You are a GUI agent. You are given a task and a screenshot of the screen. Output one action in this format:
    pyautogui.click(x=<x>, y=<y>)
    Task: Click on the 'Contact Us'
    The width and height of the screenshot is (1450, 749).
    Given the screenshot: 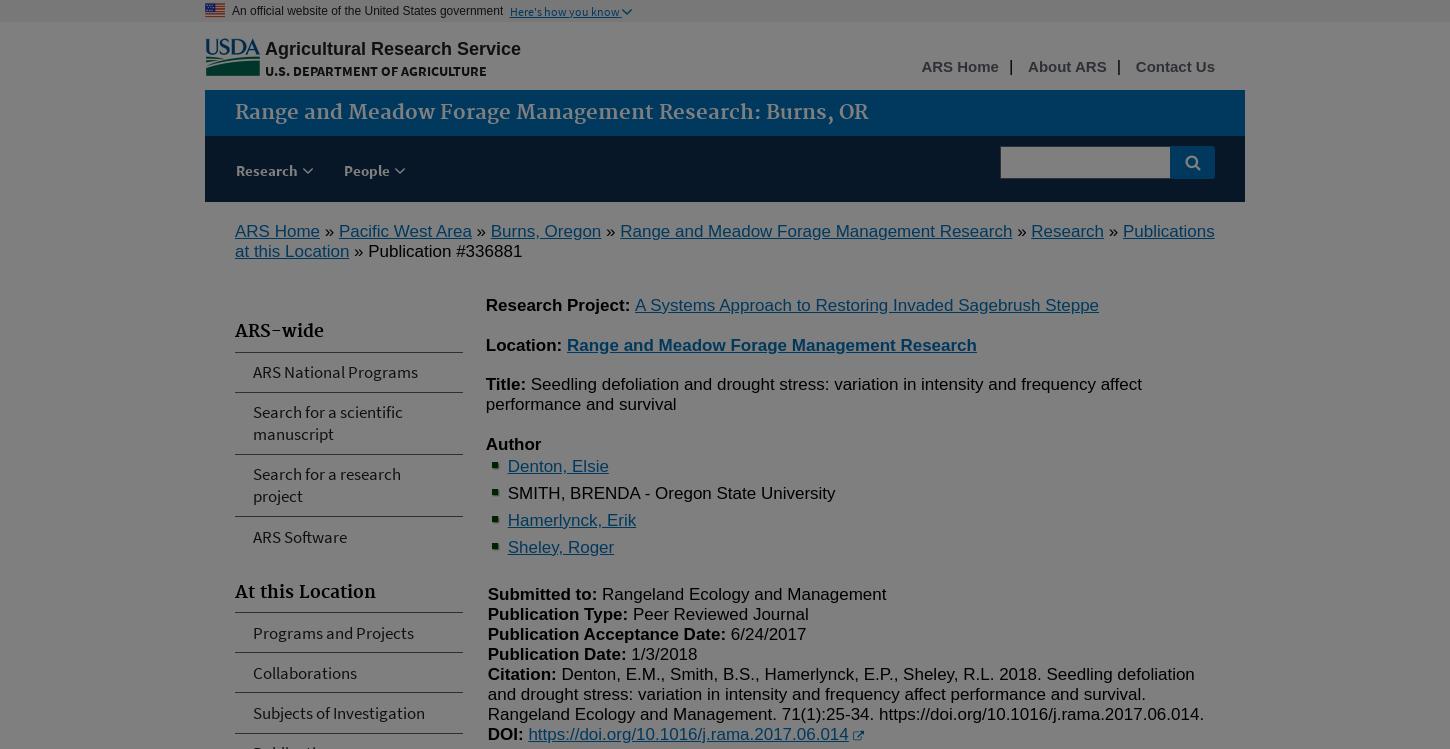 What is the action you would take?
    pyautogui.click(x=1173, y=65)
    